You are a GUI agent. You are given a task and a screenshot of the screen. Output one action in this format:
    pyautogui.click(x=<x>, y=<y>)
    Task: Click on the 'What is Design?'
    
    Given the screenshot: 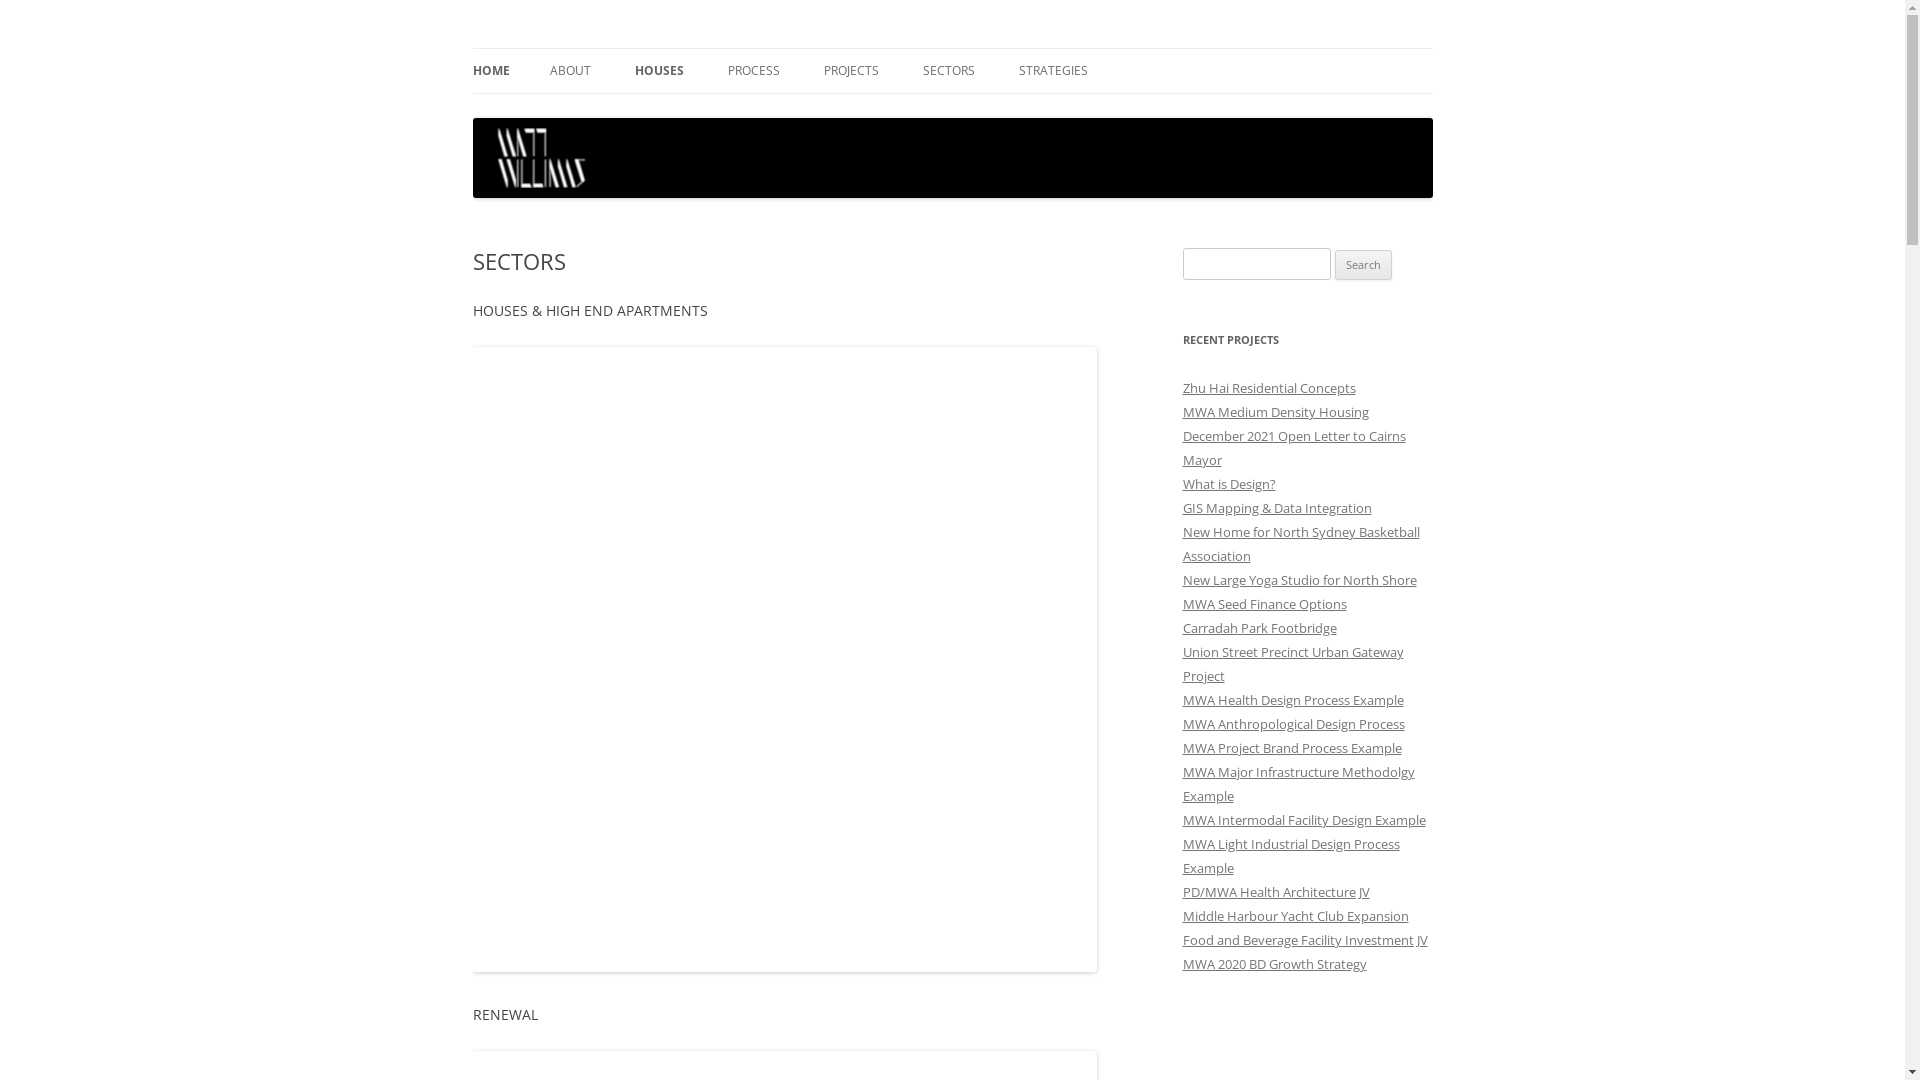 What is the action you would take?
    pyautogui.click(x=1227, y=483)
    